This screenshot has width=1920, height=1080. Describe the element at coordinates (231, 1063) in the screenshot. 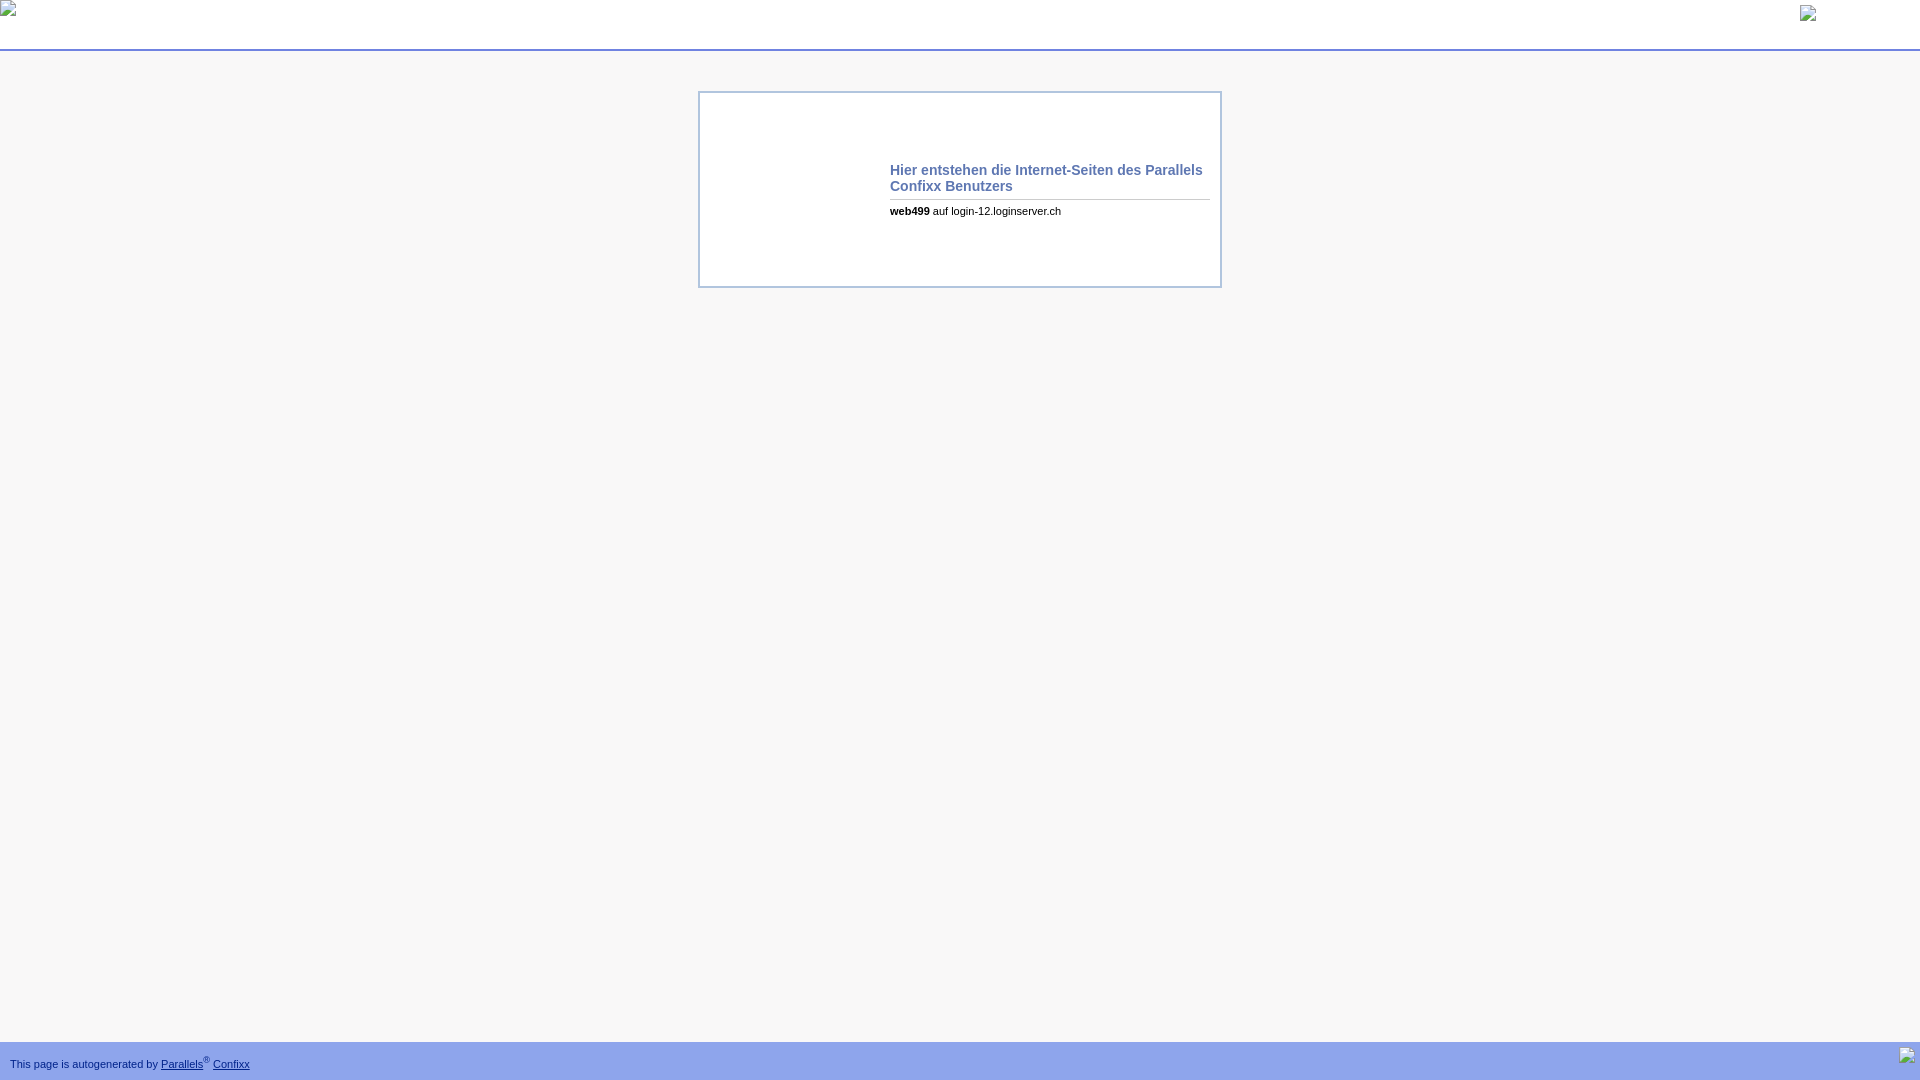

I see `'Confixx'` at that location.